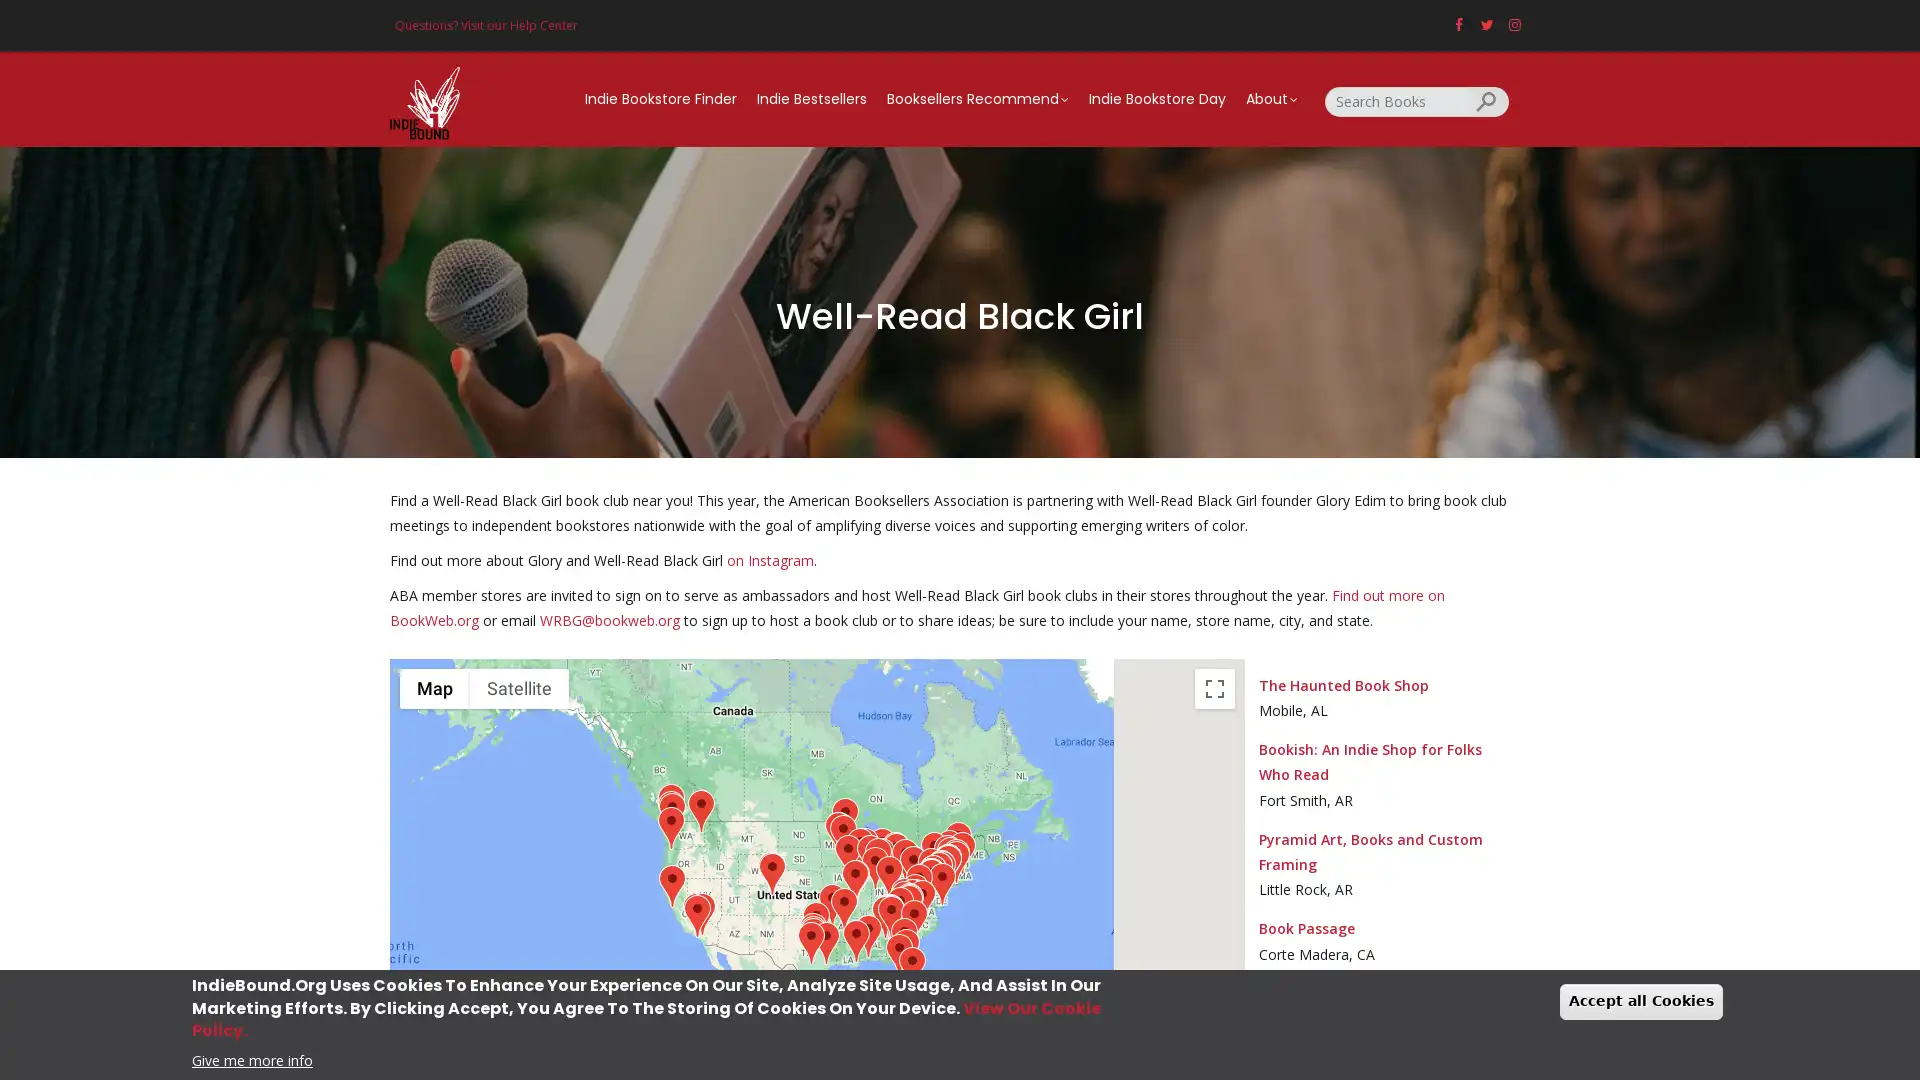 The height and width of the screenshot is (1080, 1920). Describe the element at coordinates (880, 857) in the screenshot. I see `Fables Books` at that location.